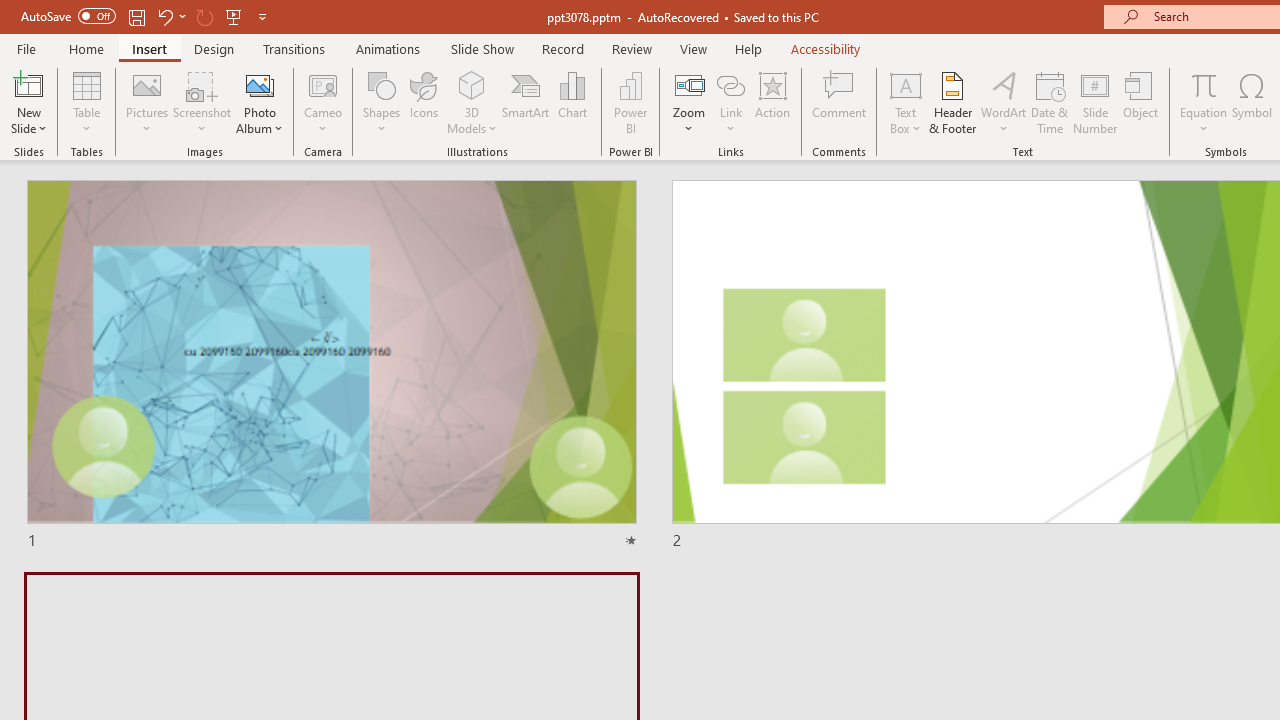 This screenshot has width=1280, height=720. I want to click on 'Date & Time...', so click(1049, 103).